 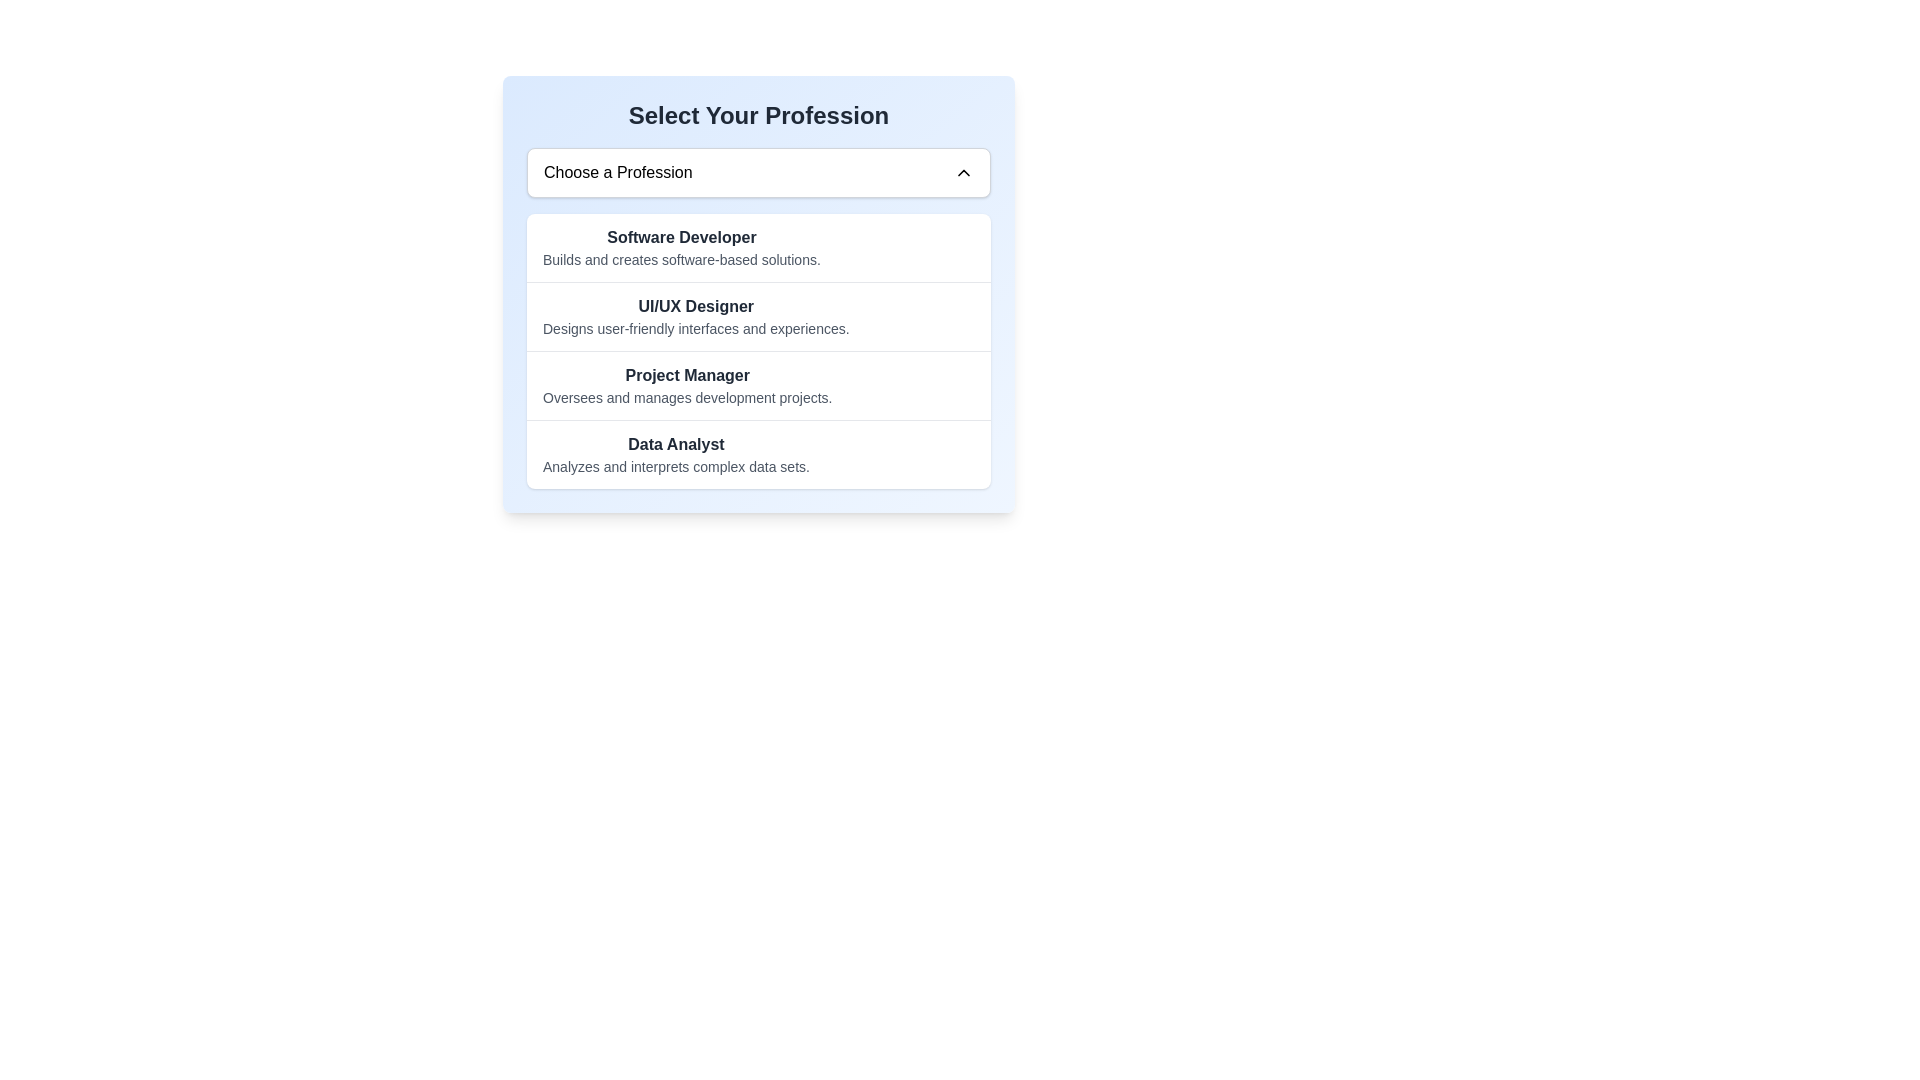 I want to click on the first list item labeled 'Software Developer', so click(x=757, y=246).